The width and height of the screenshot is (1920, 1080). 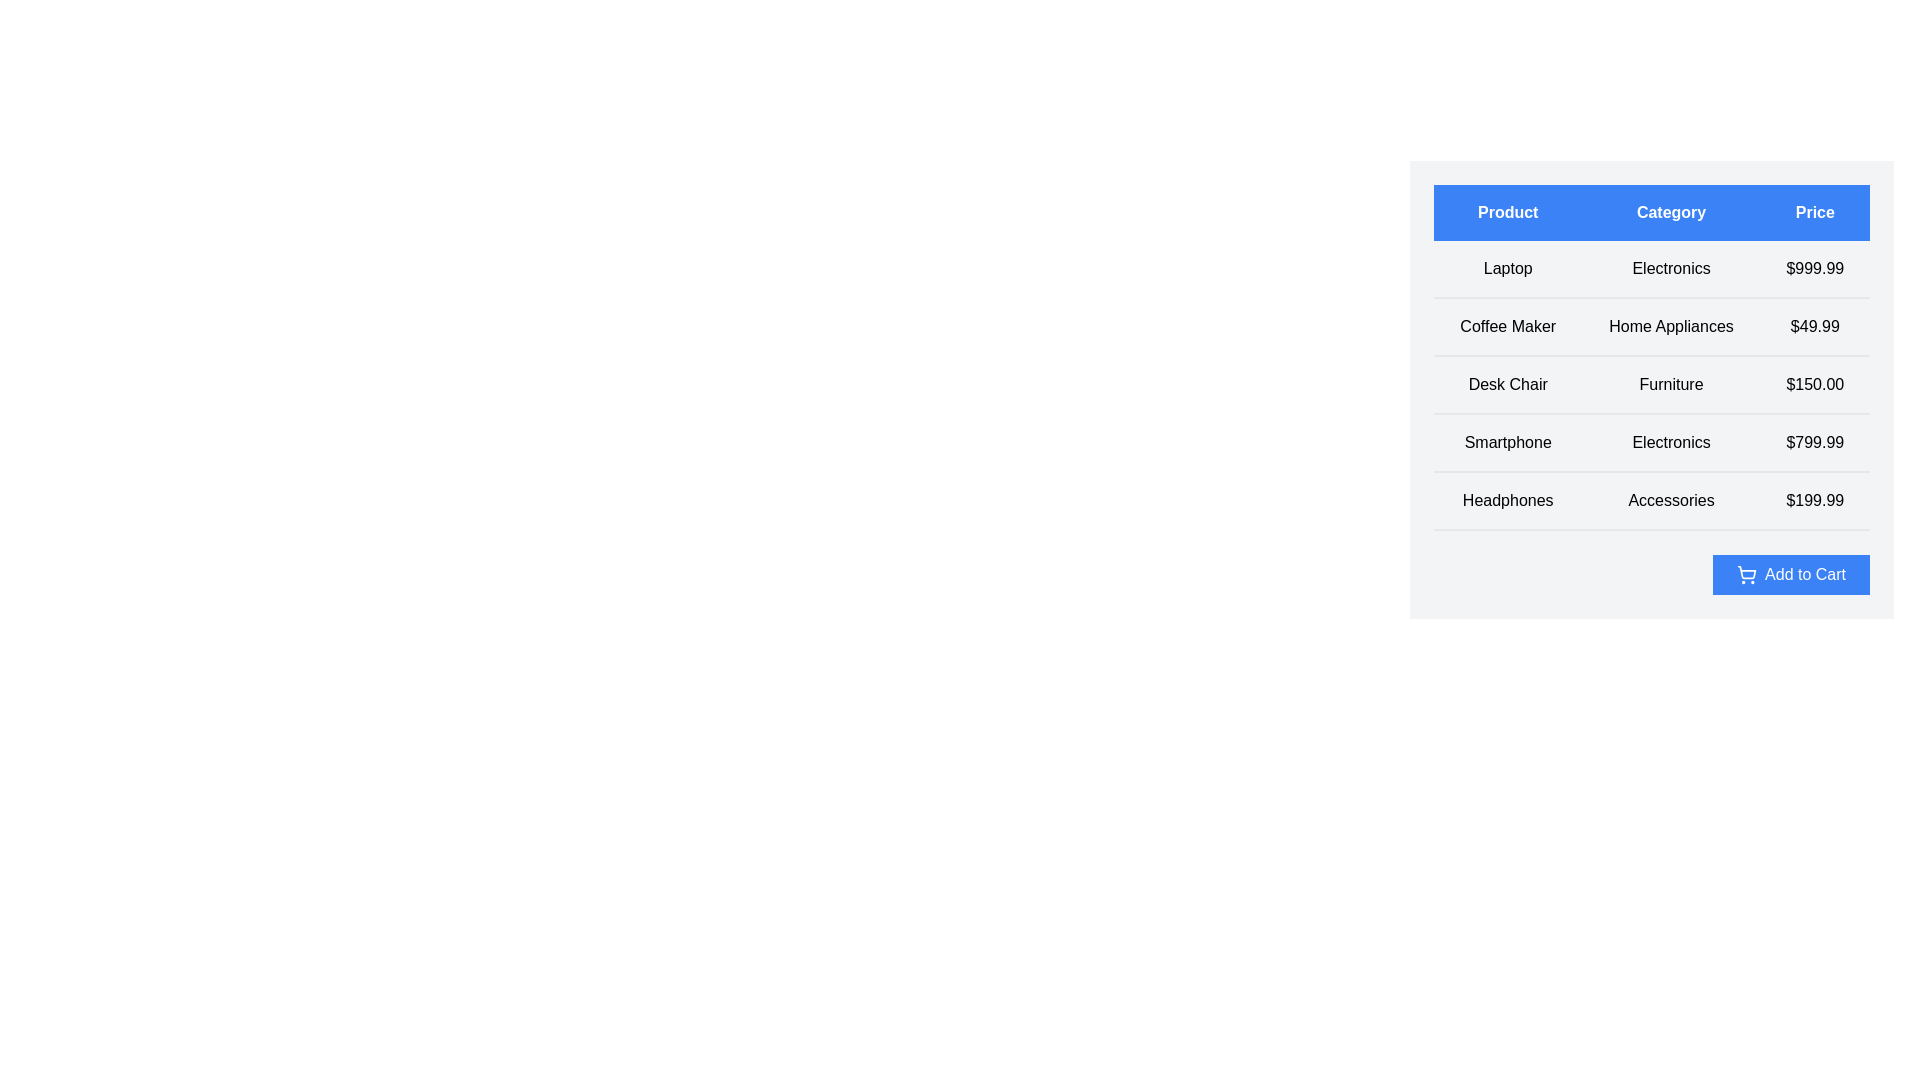 What do you see at coordinates (1651, 268) in the screenshot?
I see `the text in the first row of the product table that displays information about a laptop categorized as 'Electronics' and priced at $999.99` at bounding box center [1651, 268].